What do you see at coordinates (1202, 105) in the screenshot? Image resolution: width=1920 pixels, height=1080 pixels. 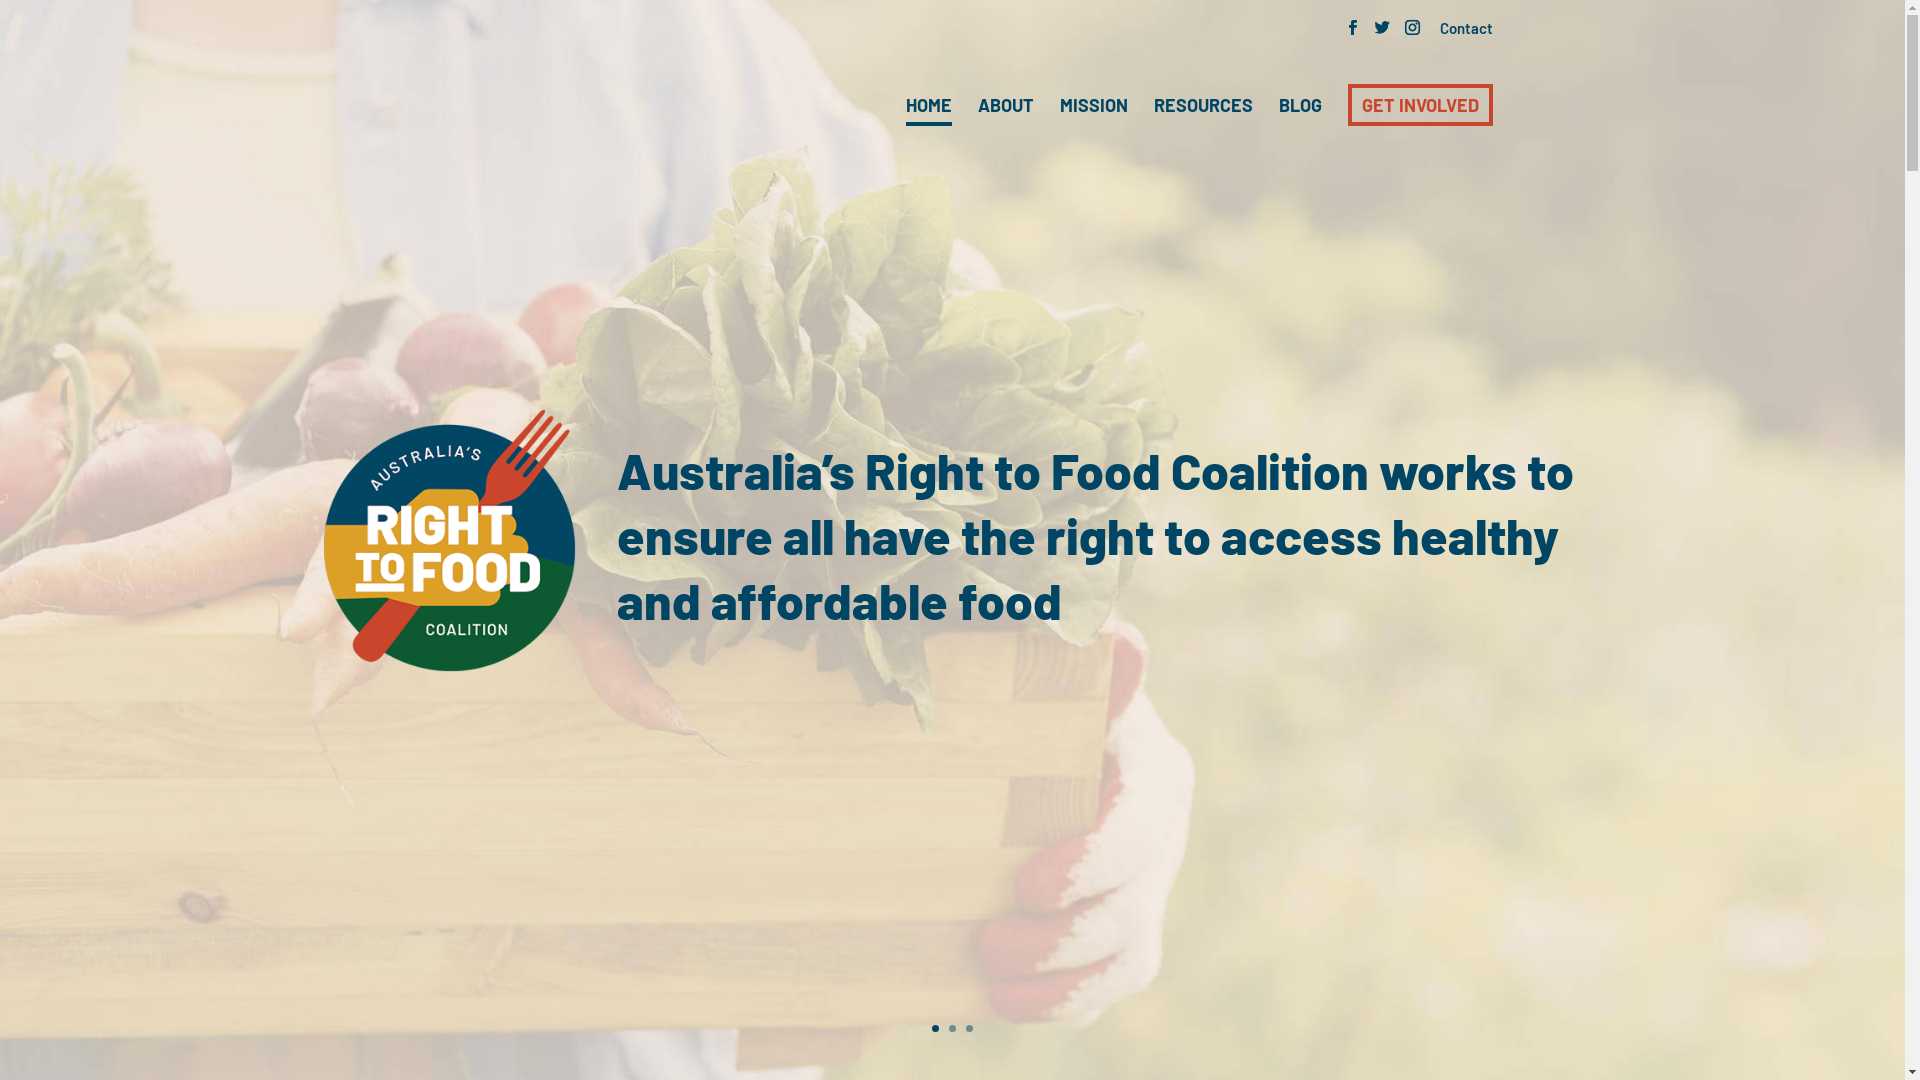 I see `'RESOURCES'` at bounding box center [1202, 105].